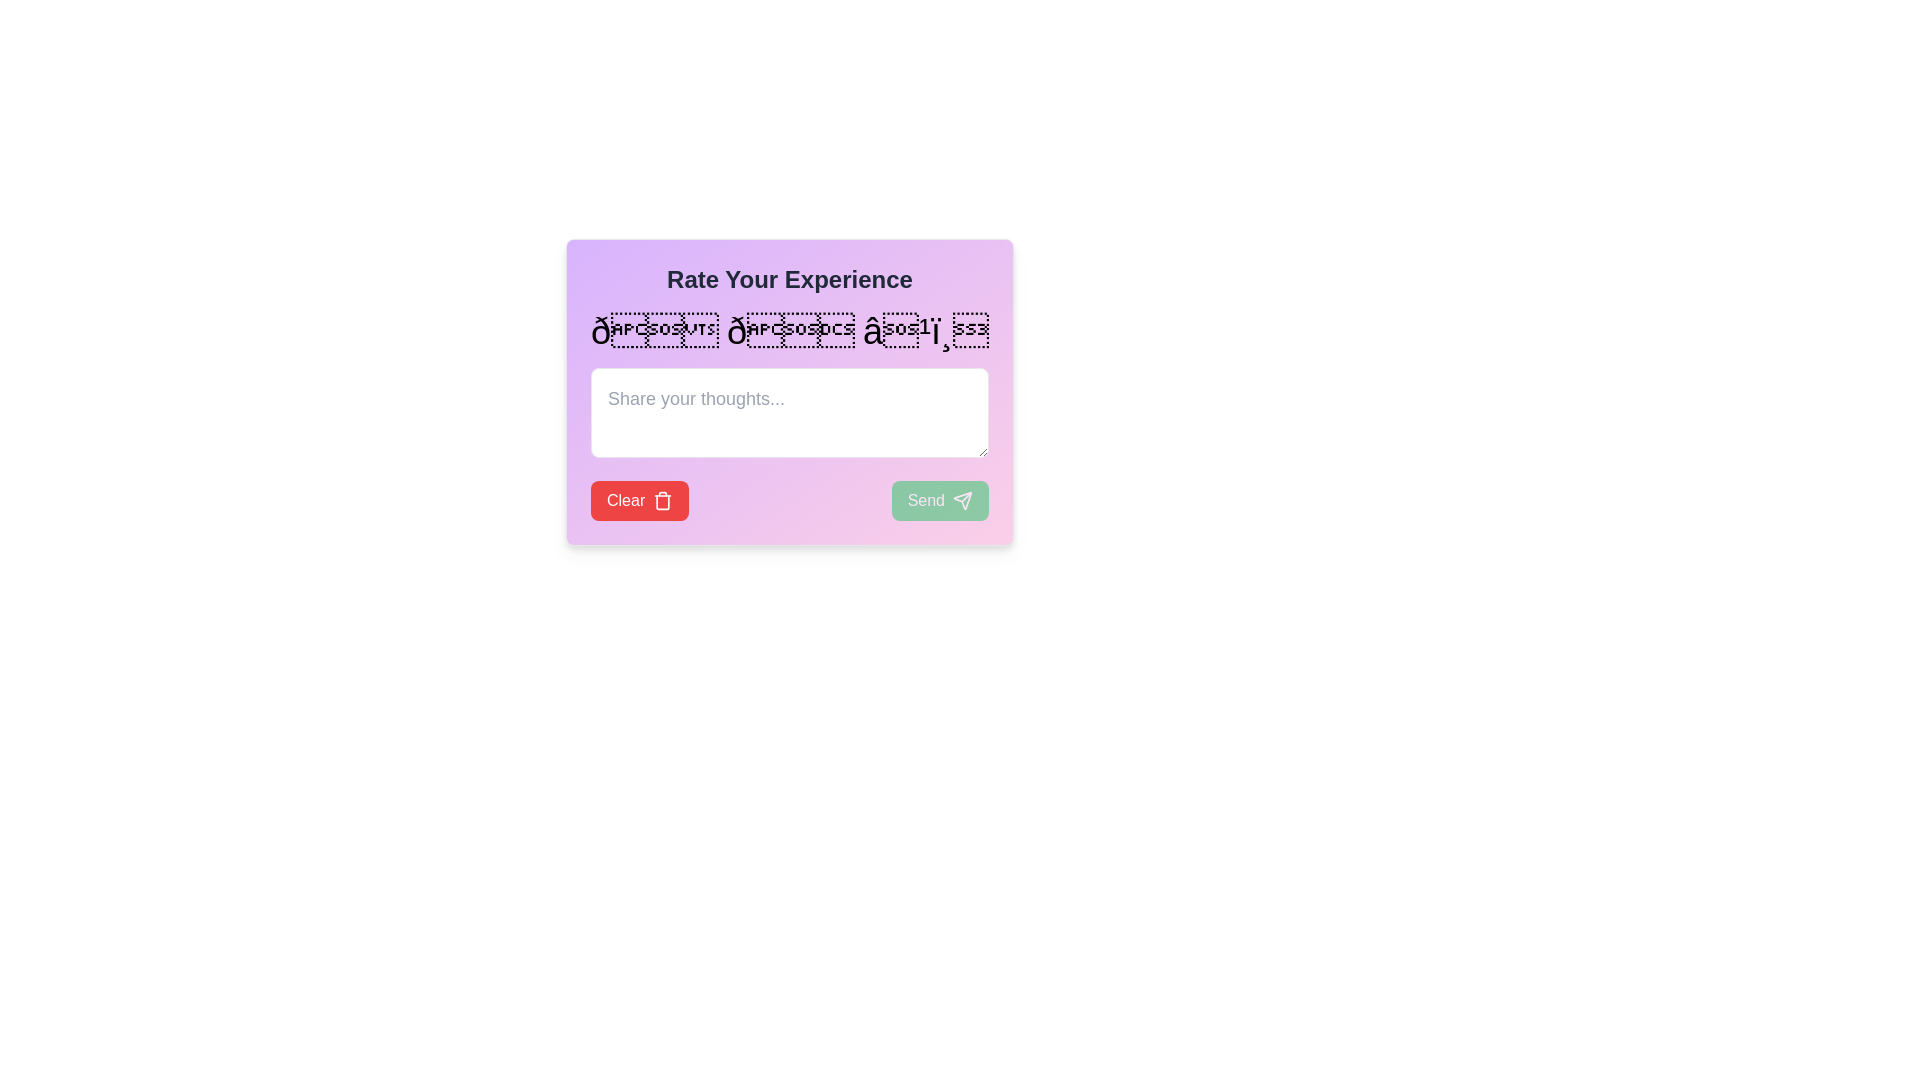 The height and width of the screenshot is (1080, 1920). I want to click on the first emoji icon (smiley face 😊) in the dialog box, so click(654, 330).